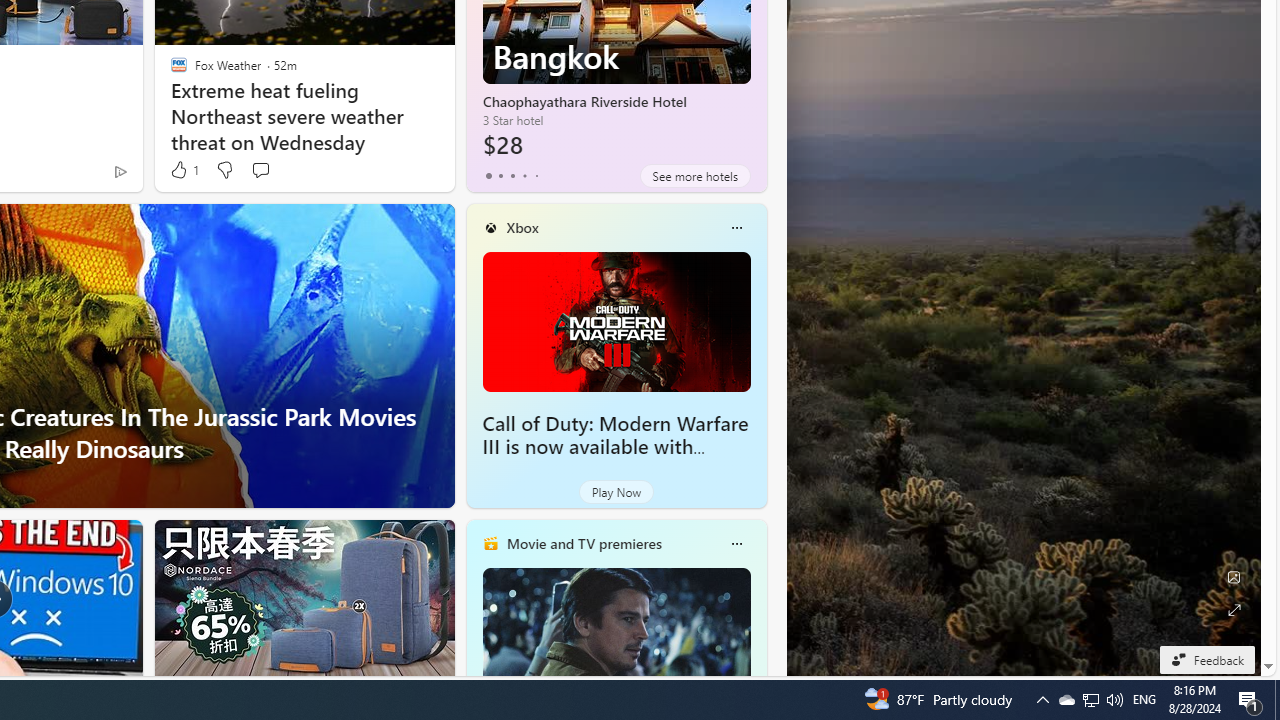 Image resolution: width=1280 pixels, height=720 pixels. I want to click on 'Ad Choice', so click(119, 170).